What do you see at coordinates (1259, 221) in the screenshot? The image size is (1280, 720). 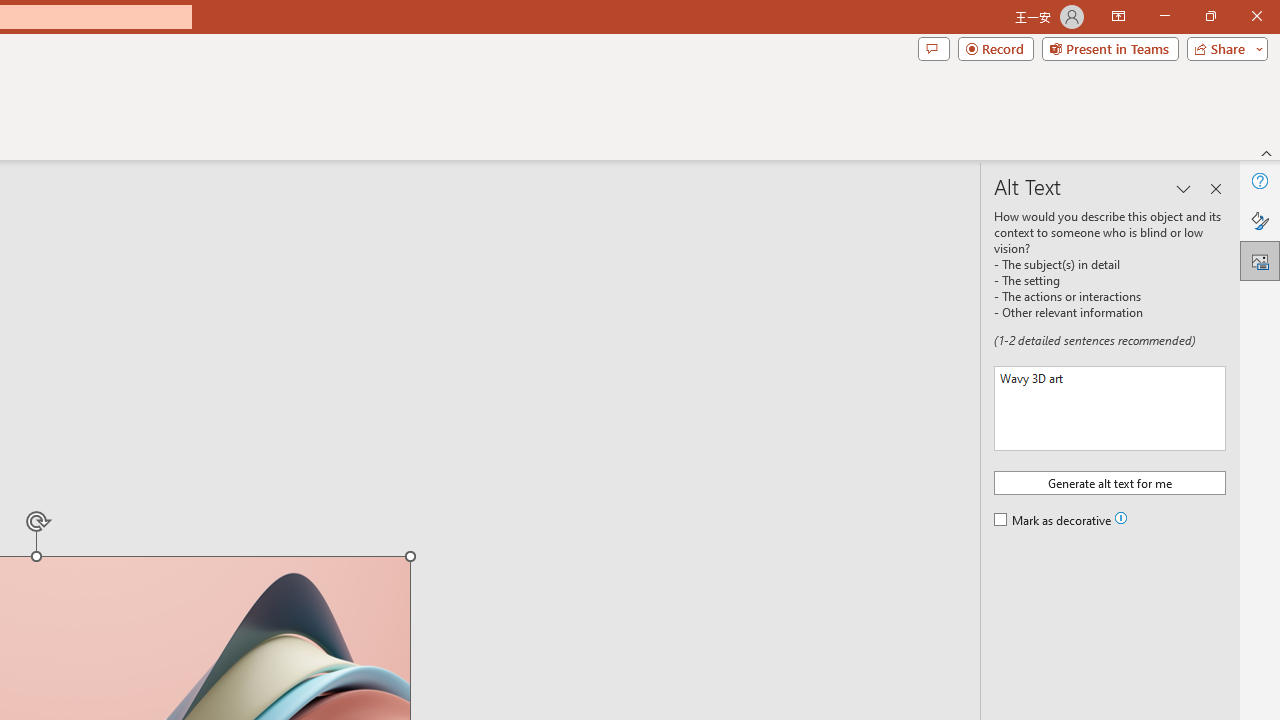 I see `'Format Picture'` at bounding box center [1259, 221].